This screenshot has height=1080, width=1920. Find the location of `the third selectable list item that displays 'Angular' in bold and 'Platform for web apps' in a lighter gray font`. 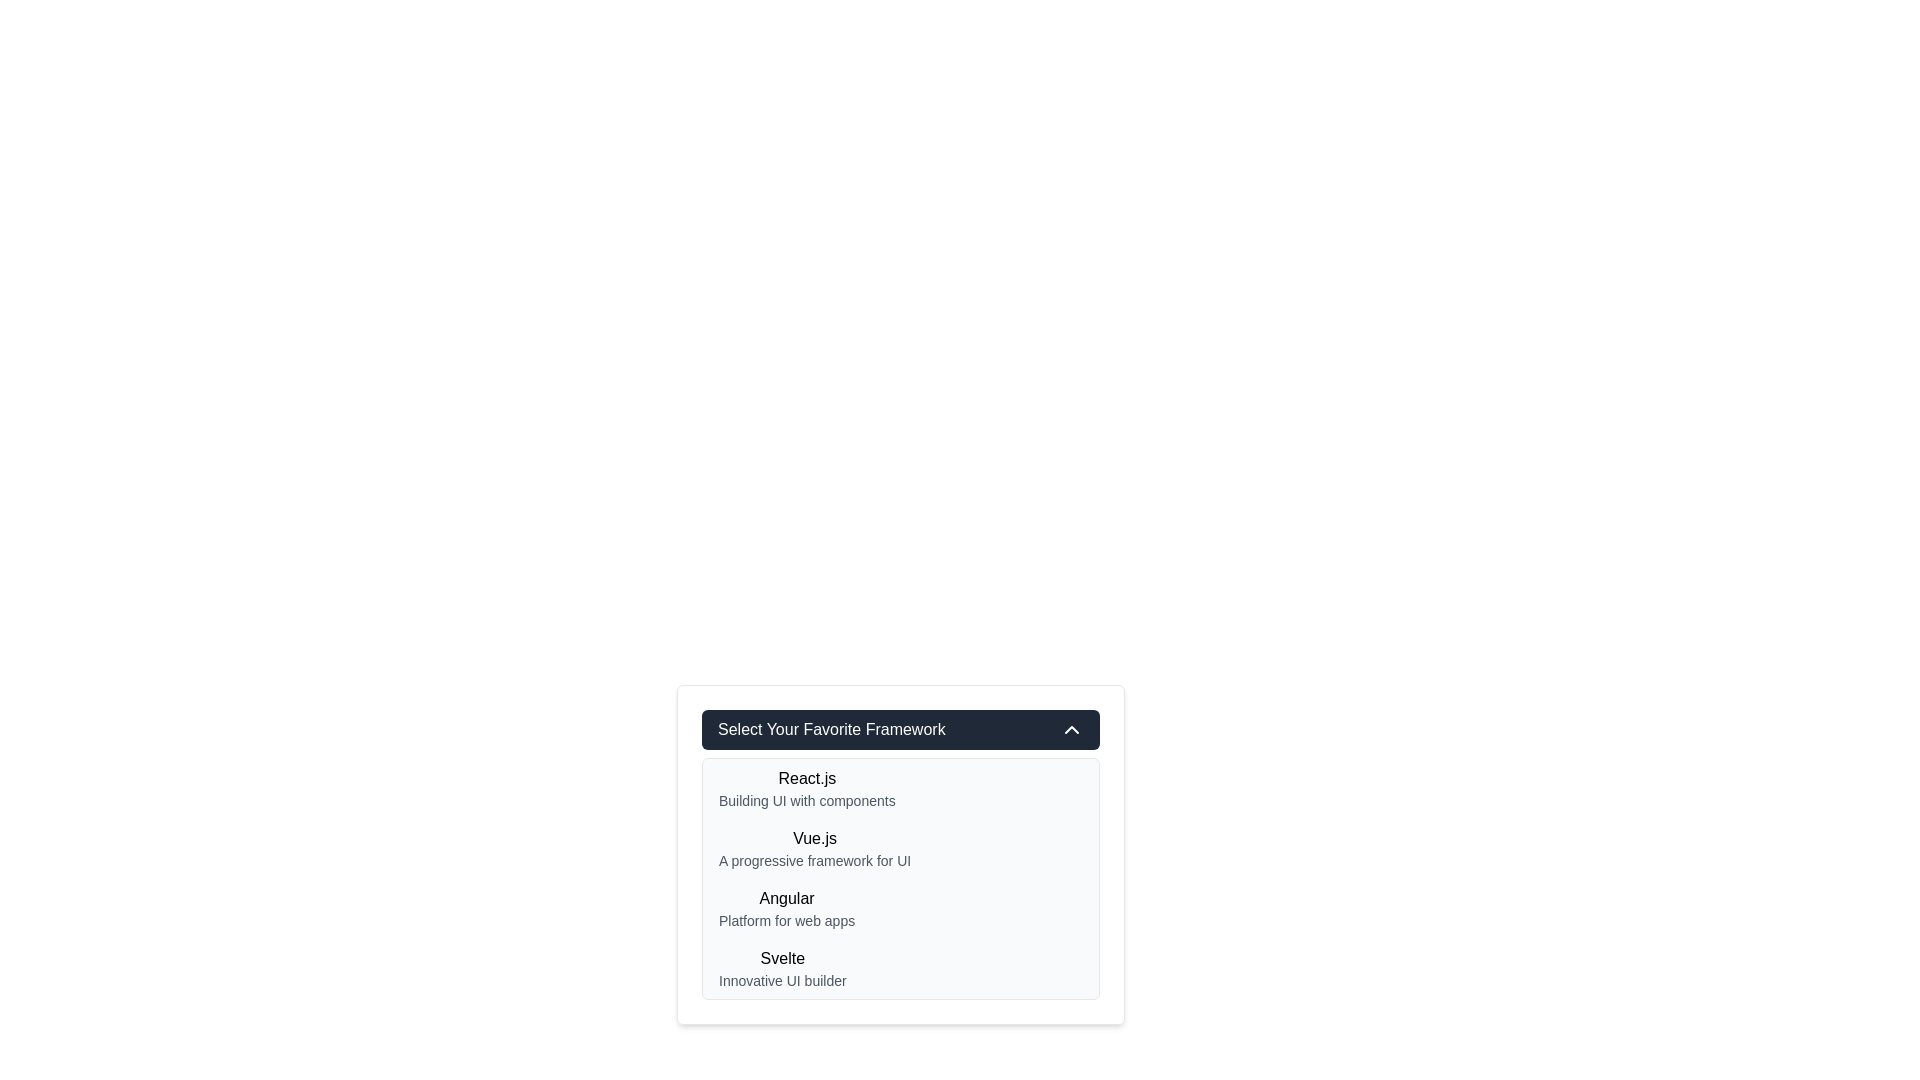

the third selectable list item that displays 'Angular' in bold and 'Platform for web apps' in a lighter gray font is located at coordinates (900, 909).